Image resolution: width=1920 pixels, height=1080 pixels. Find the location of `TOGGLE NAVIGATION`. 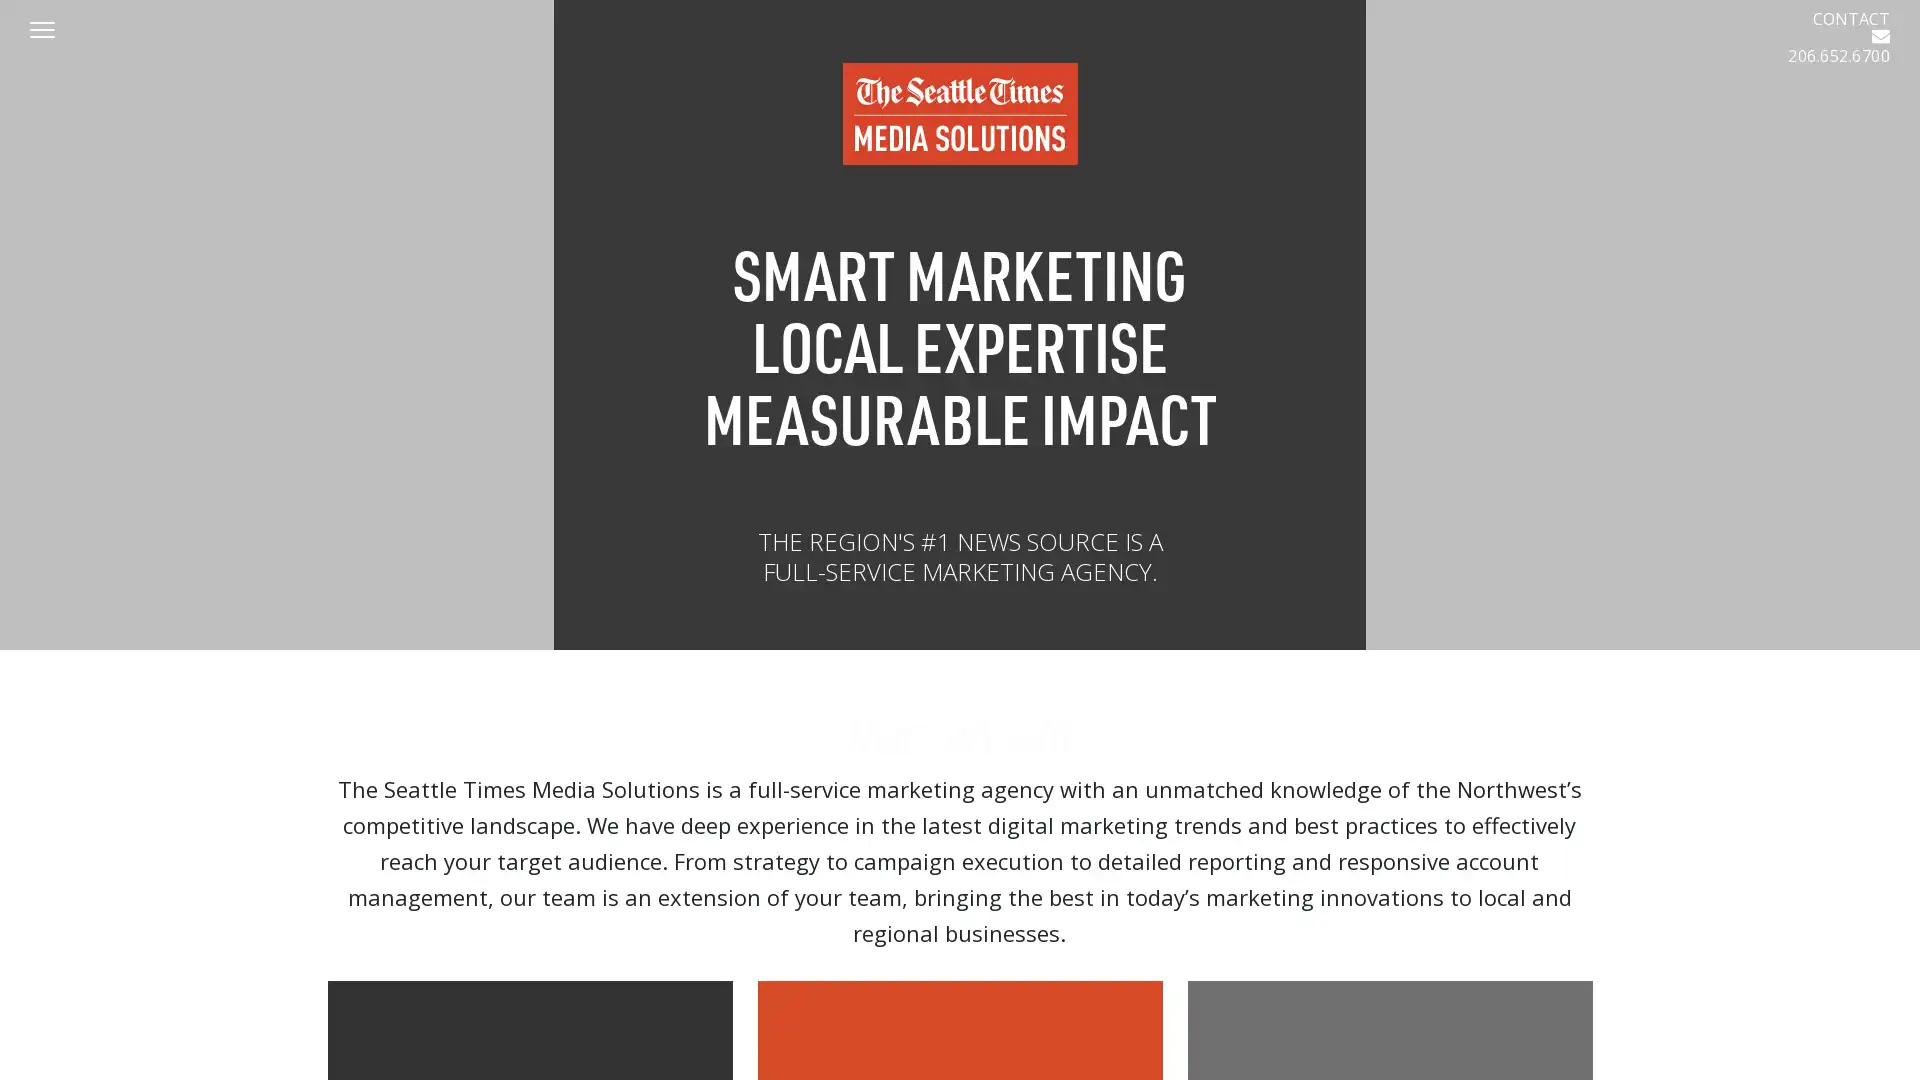

TOGGLE NAVIGATION is located at coordinates (54, 30).